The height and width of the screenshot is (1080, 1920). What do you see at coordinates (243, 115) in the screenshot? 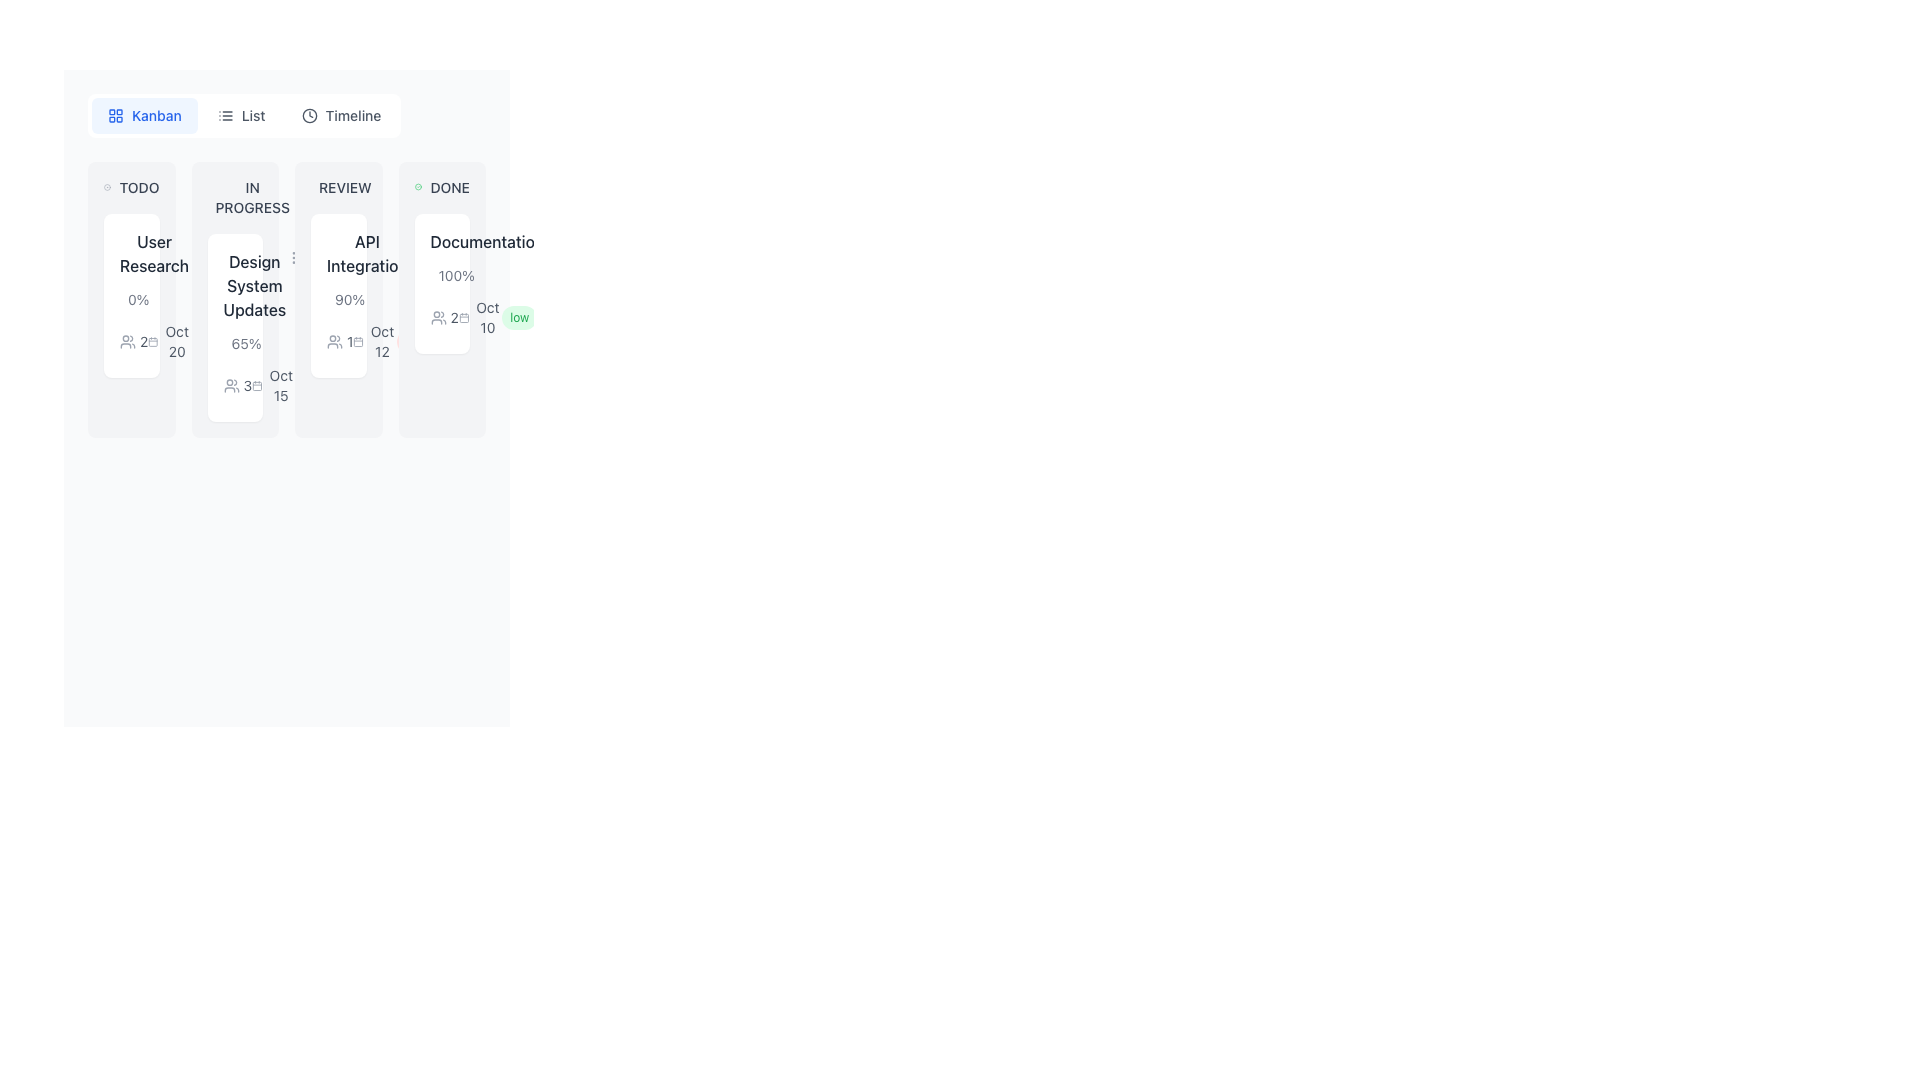
I see `the middle button in the horizontal menu at the top of the interface` at bounding box center [243, 115].